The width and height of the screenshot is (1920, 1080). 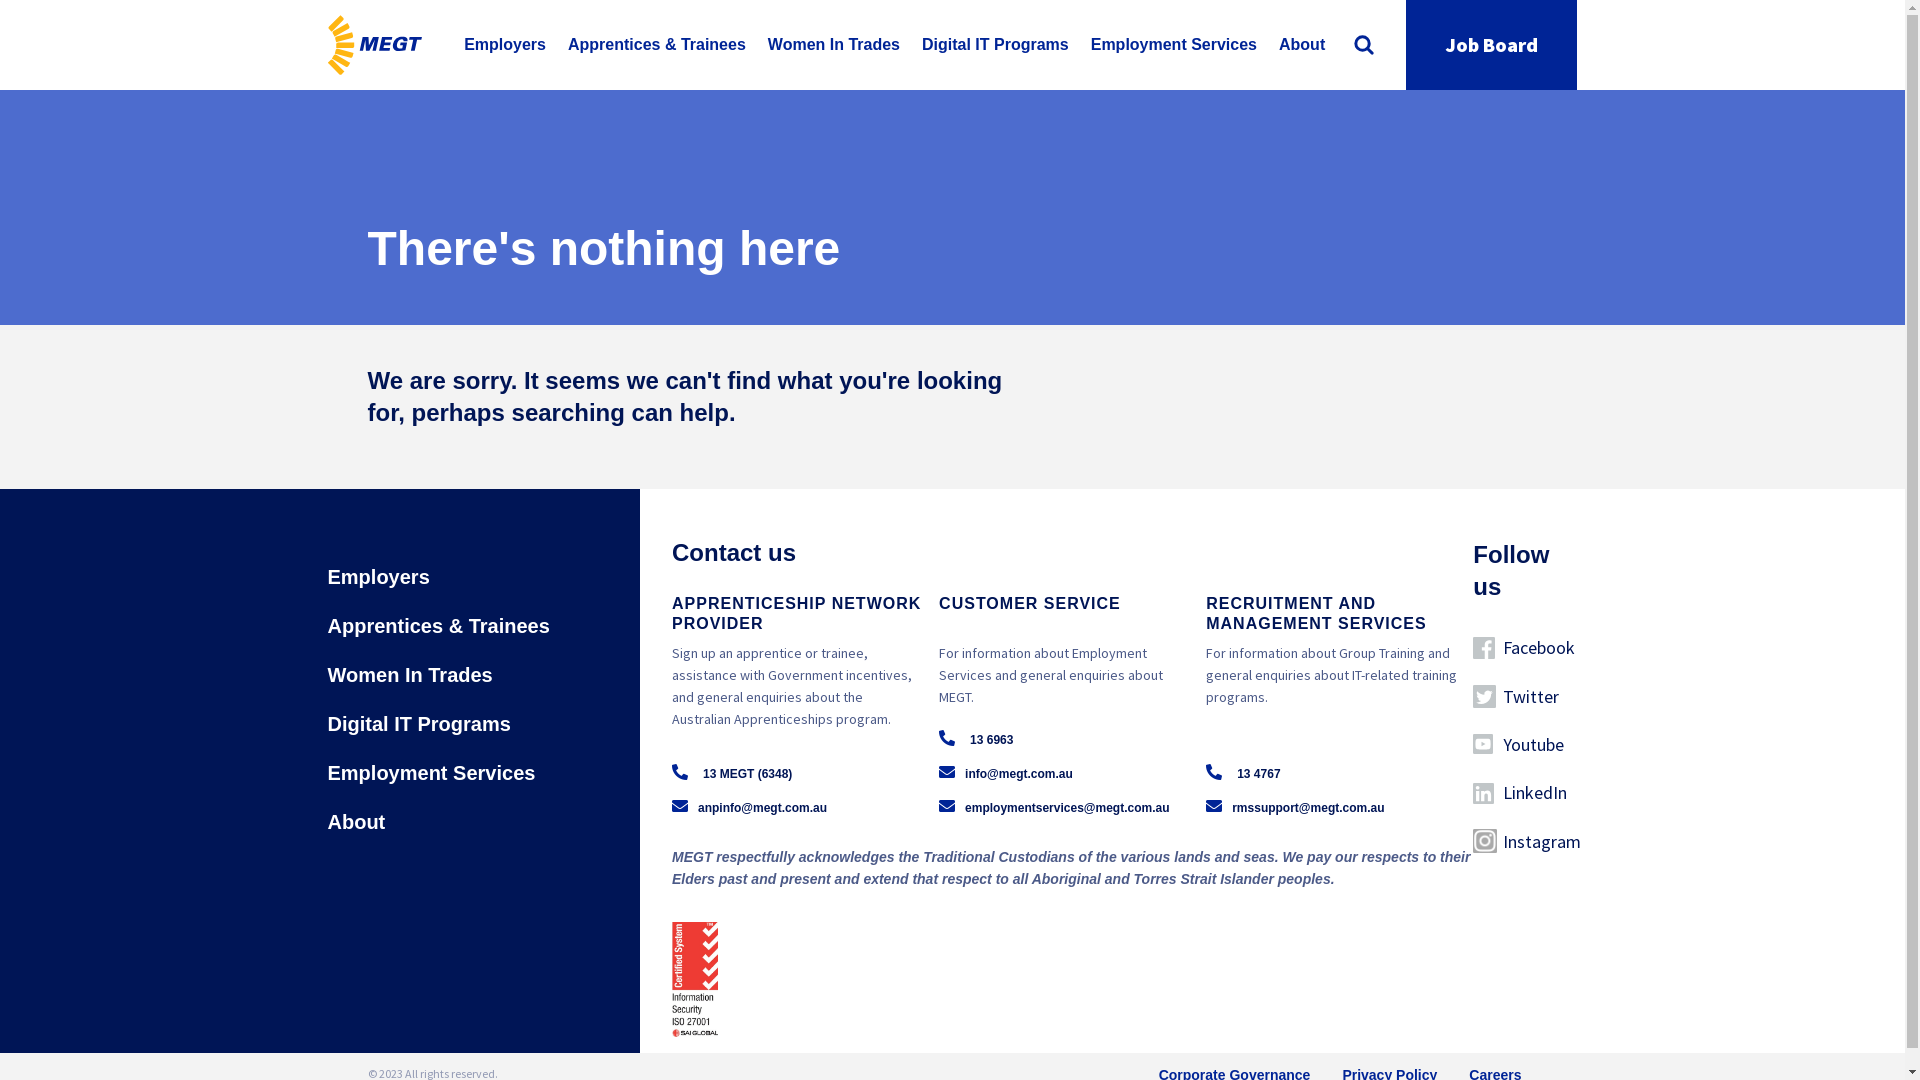 What do you see at coordinates (435, 771) in the screenshot?
I see `'Employment Services'` at bounding box center [435, 771].